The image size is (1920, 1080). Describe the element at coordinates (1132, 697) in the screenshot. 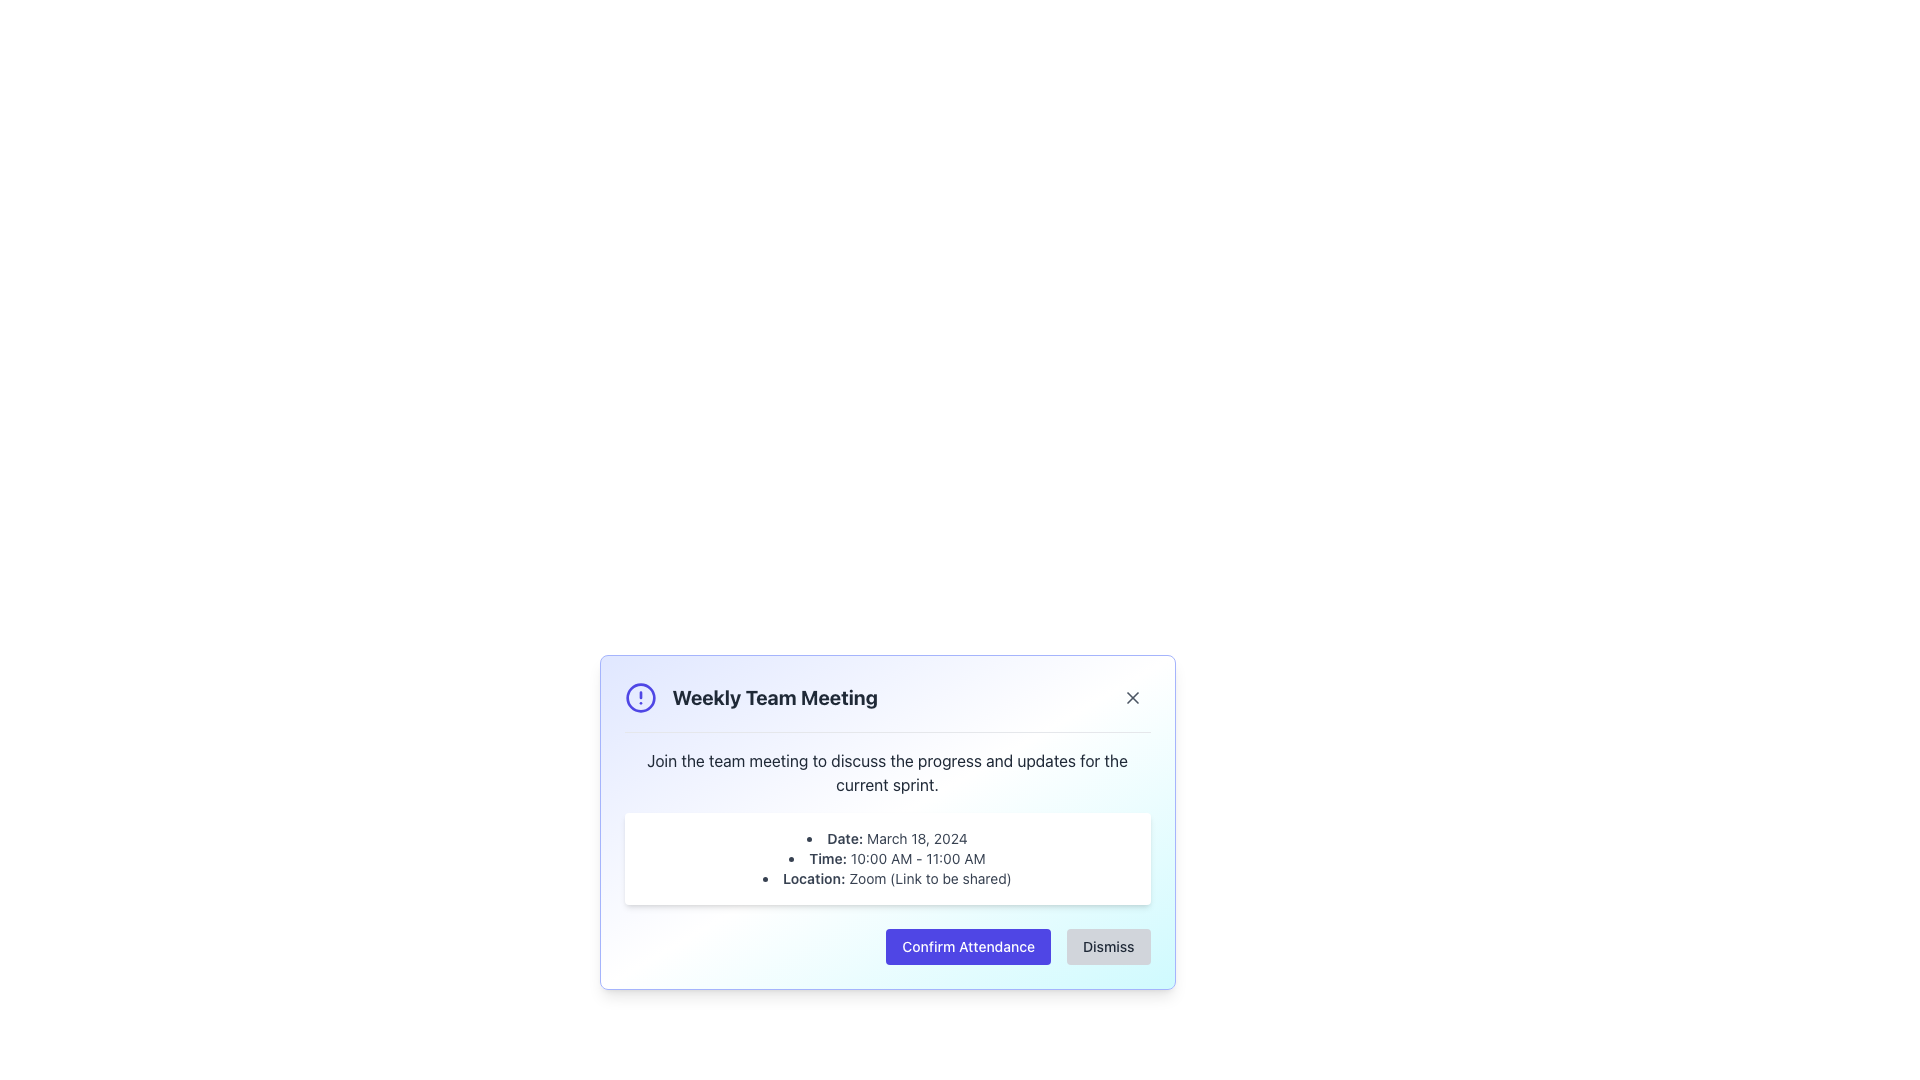

I see `the dismiss button located at the top-right corner of the 'Weekly Team Meeting' alert dialog` at that location.